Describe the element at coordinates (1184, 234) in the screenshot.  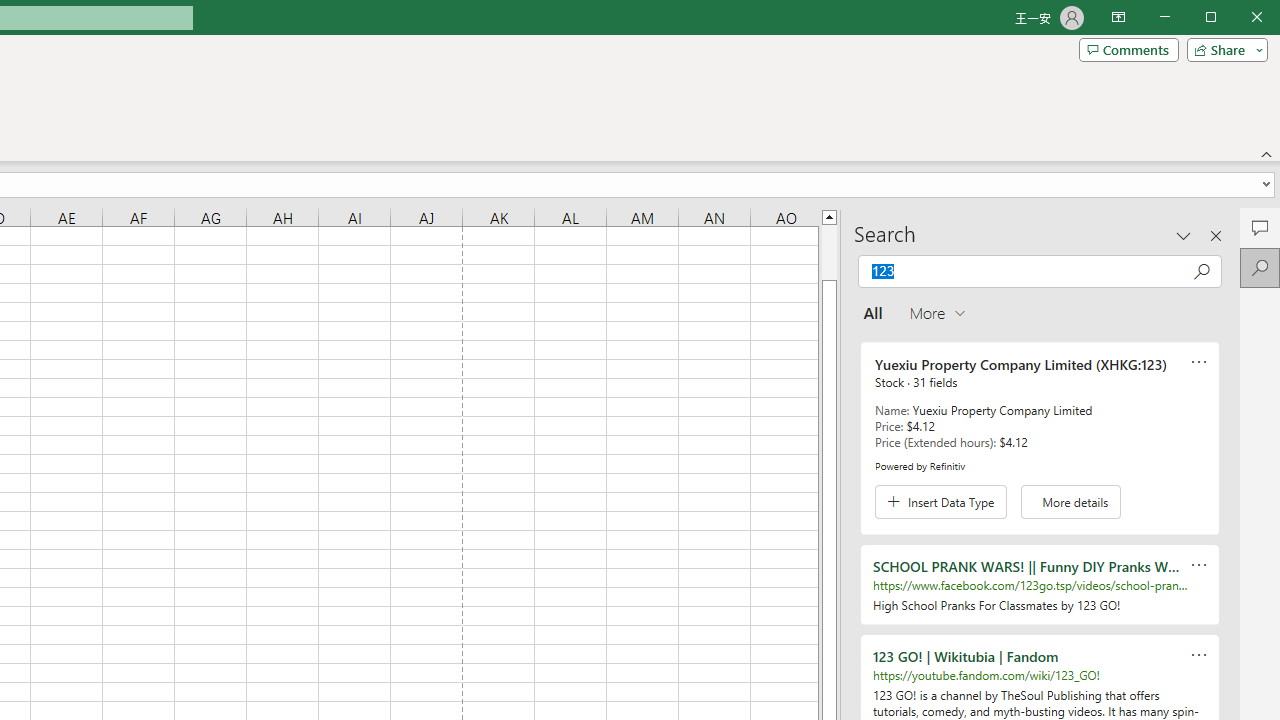
I see `'Task Pane Options'` at that location.